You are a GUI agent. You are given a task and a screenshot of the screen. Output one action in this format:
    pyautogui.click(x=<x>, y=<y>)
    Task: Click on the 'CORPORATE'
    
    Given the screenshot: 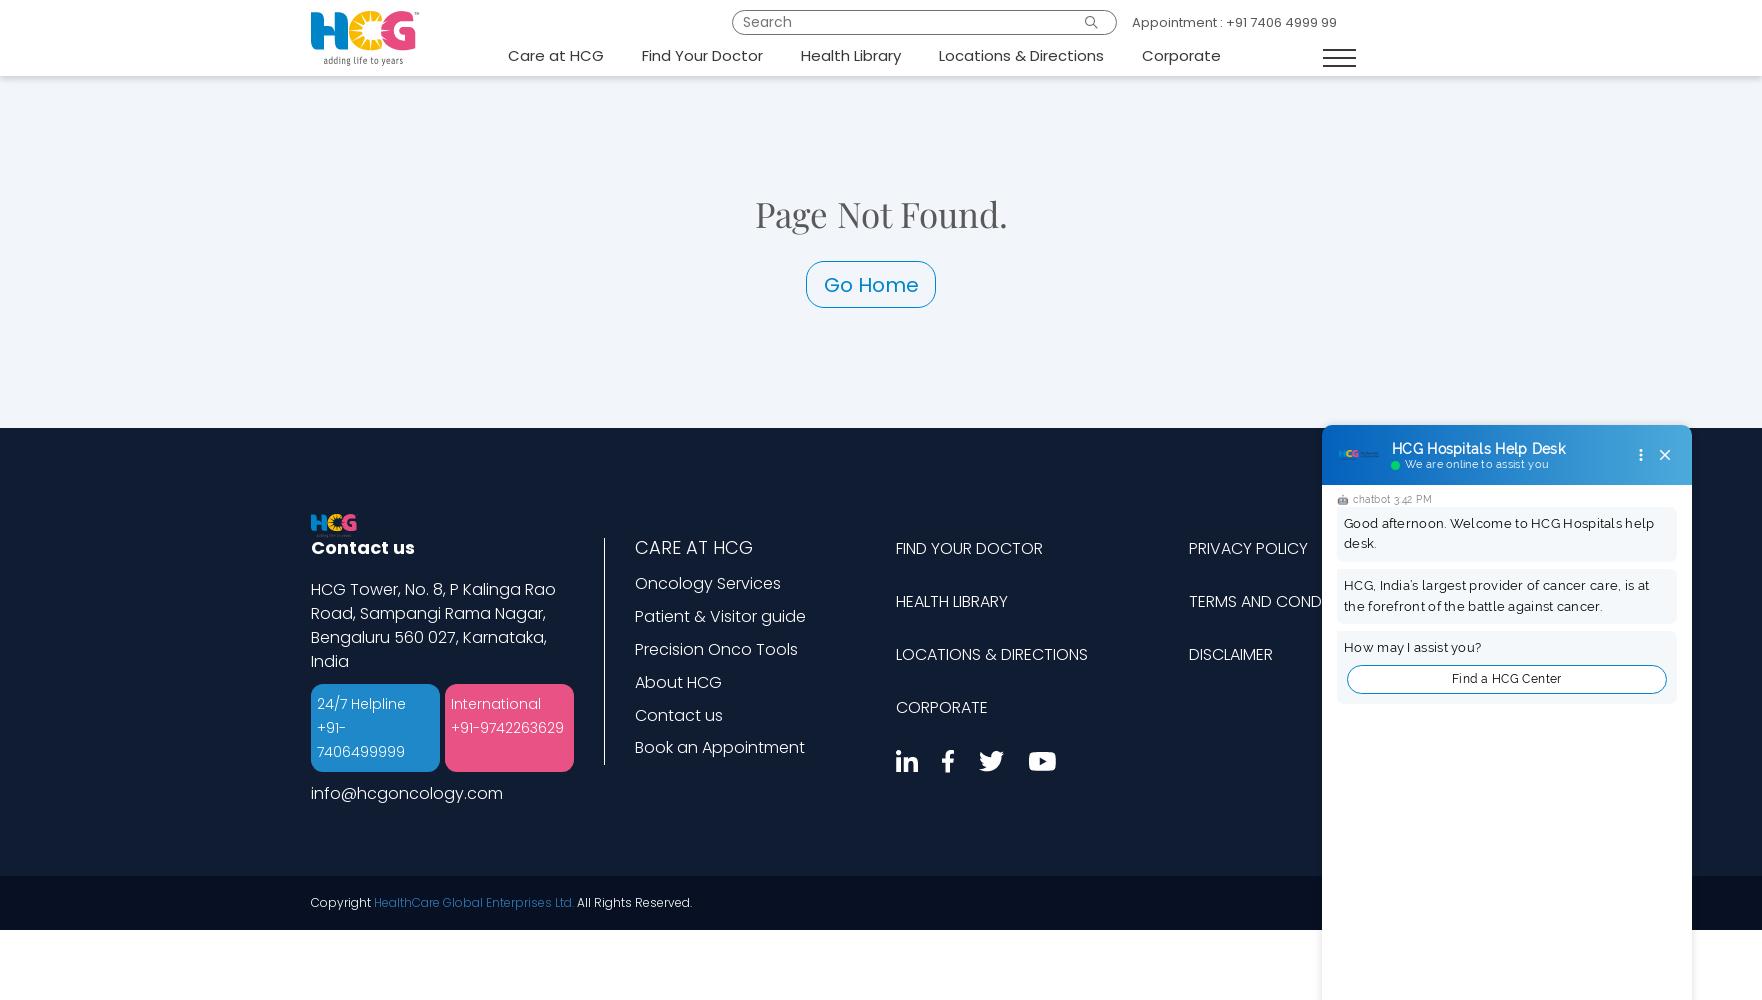 What is the action you would take?
    pyautogui.click(x=941, y=705)
    